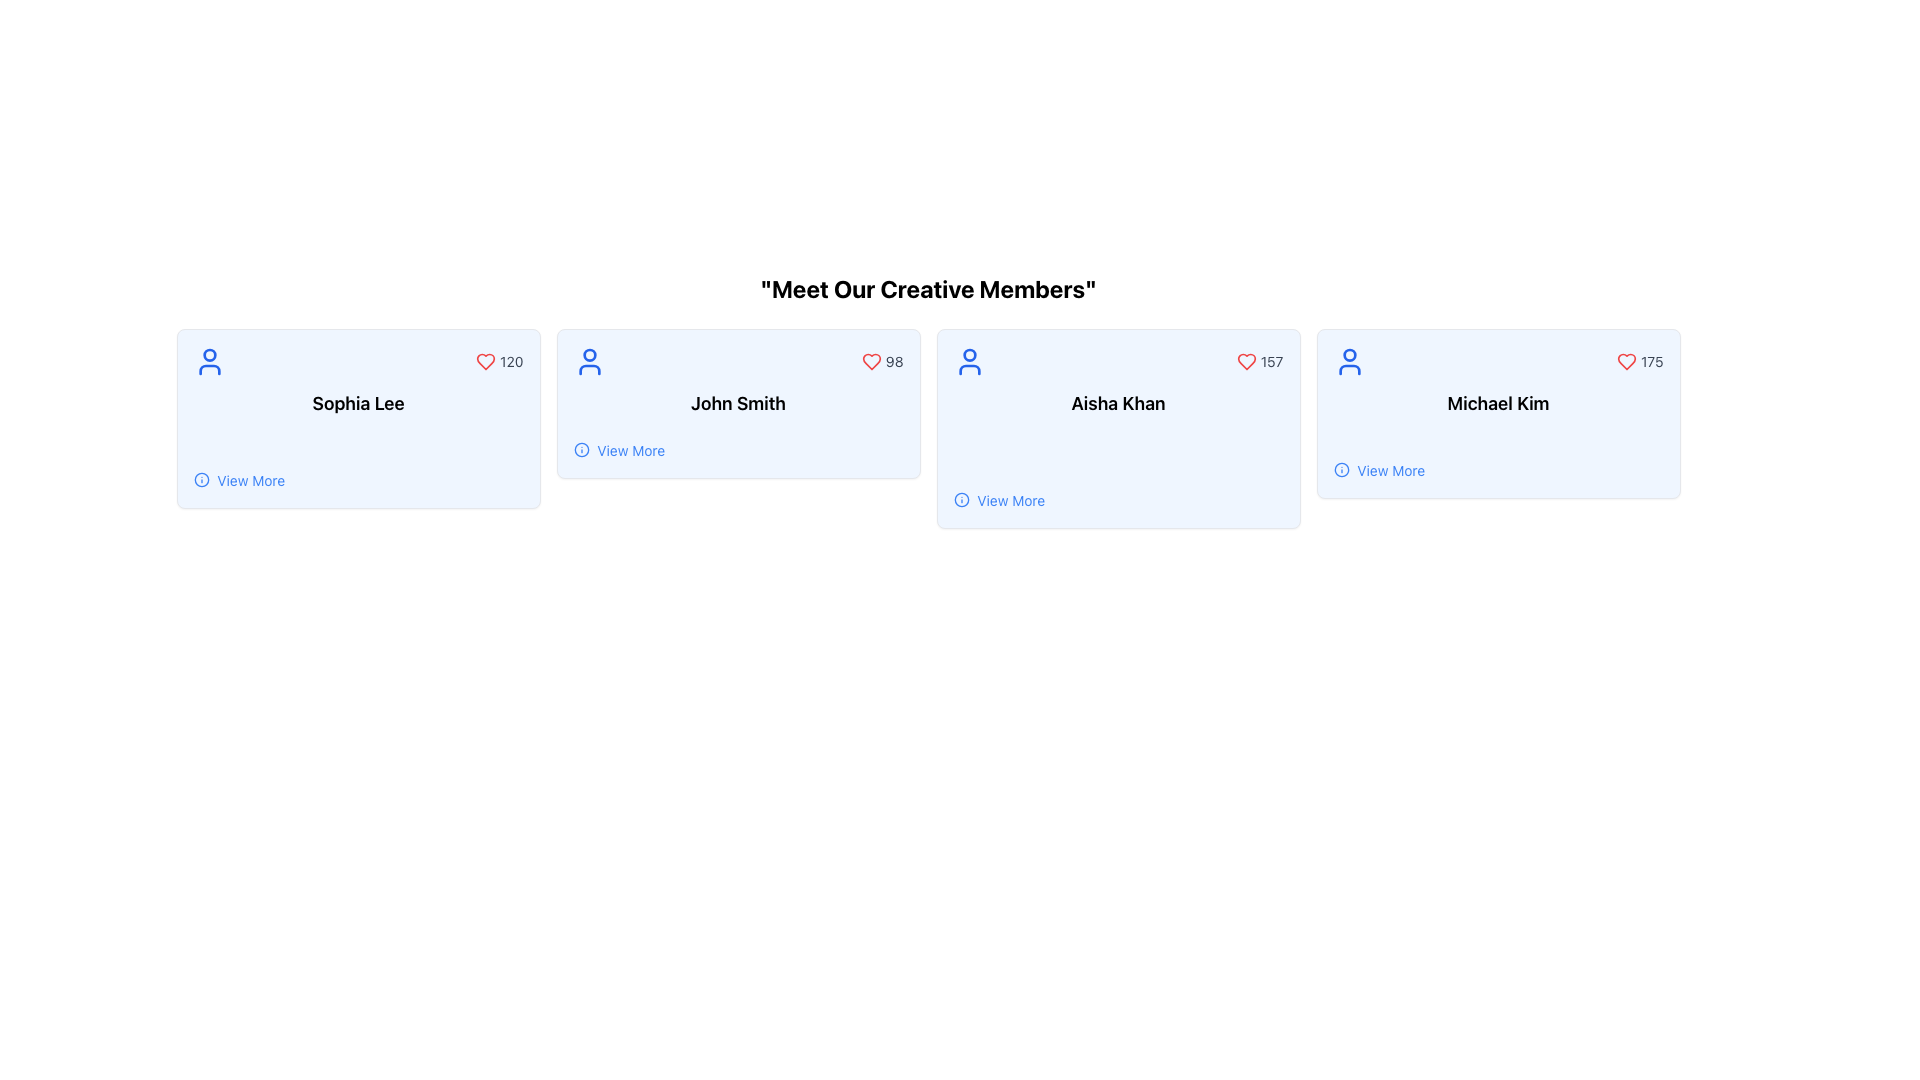 The height and width of the screenshot is (1080, 1920). What do you see at coordinates (1627, 362) in the screenshot?
I see `the heart icon in the top-right corner of Michael Kim's card to indicate a like` at bounding box center [1627, 362].